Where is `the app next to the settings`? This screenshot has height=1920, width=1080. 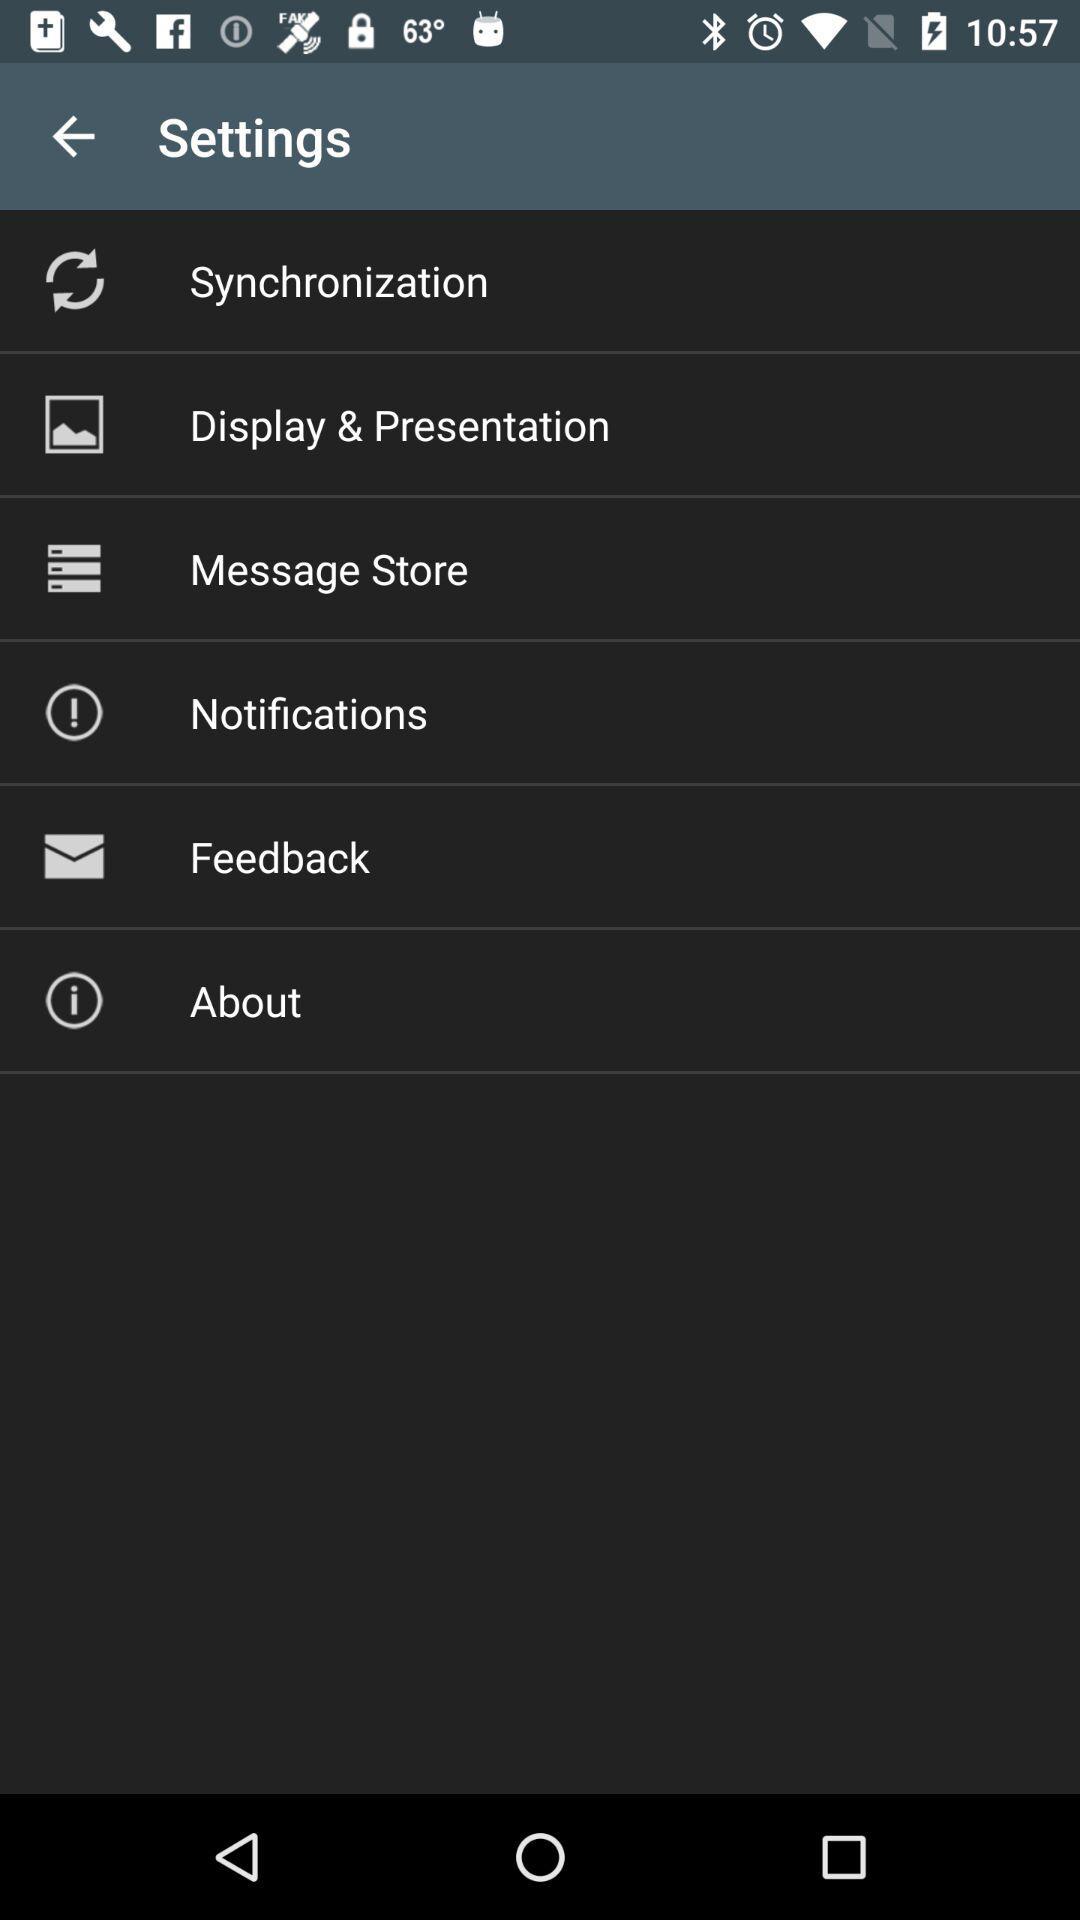
the app next to the settings is located at coordinates (72, 135).